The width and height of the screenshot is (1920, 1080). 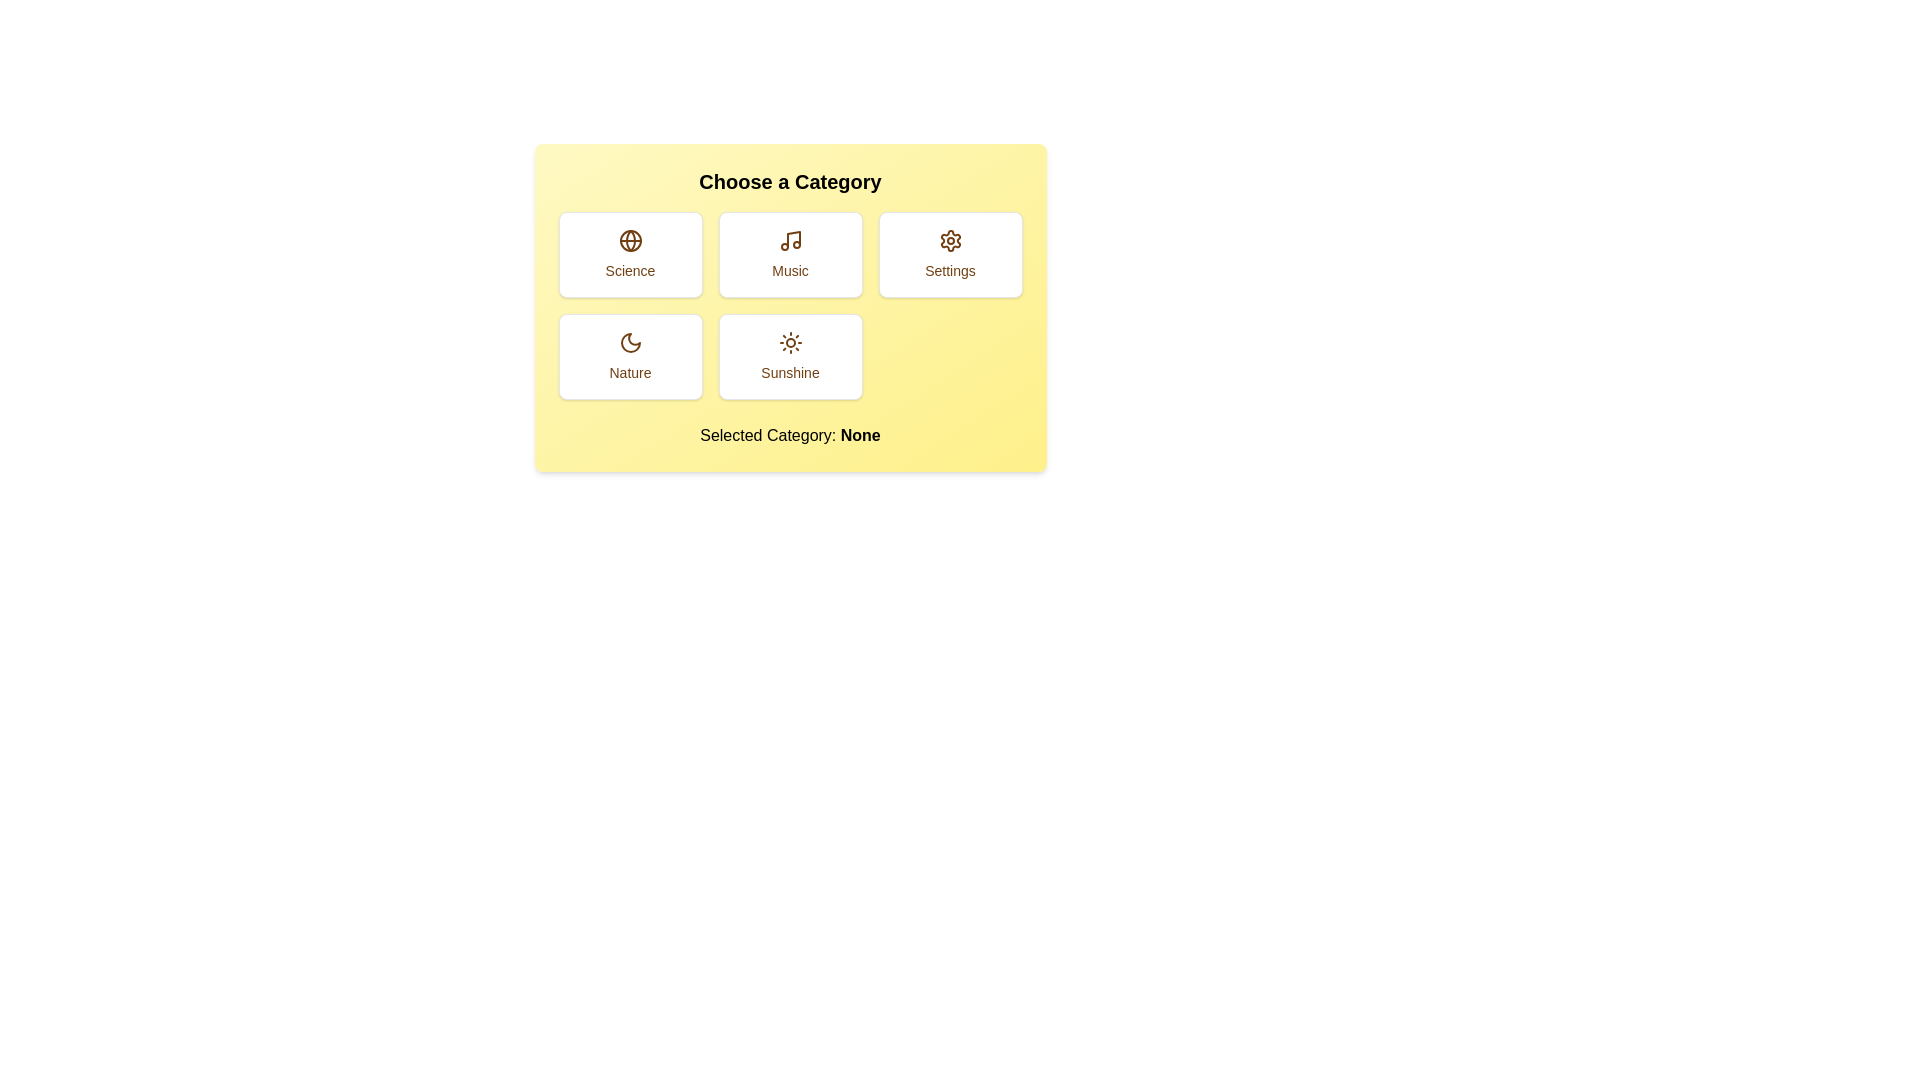 What do you see at coordinates (629, 342) in the screenshot?
I see `the design of the moon icon with a brown stroke located within the bottom-left button labeled 'Nature' on the category selection panel` at bounding box center [629, 342].